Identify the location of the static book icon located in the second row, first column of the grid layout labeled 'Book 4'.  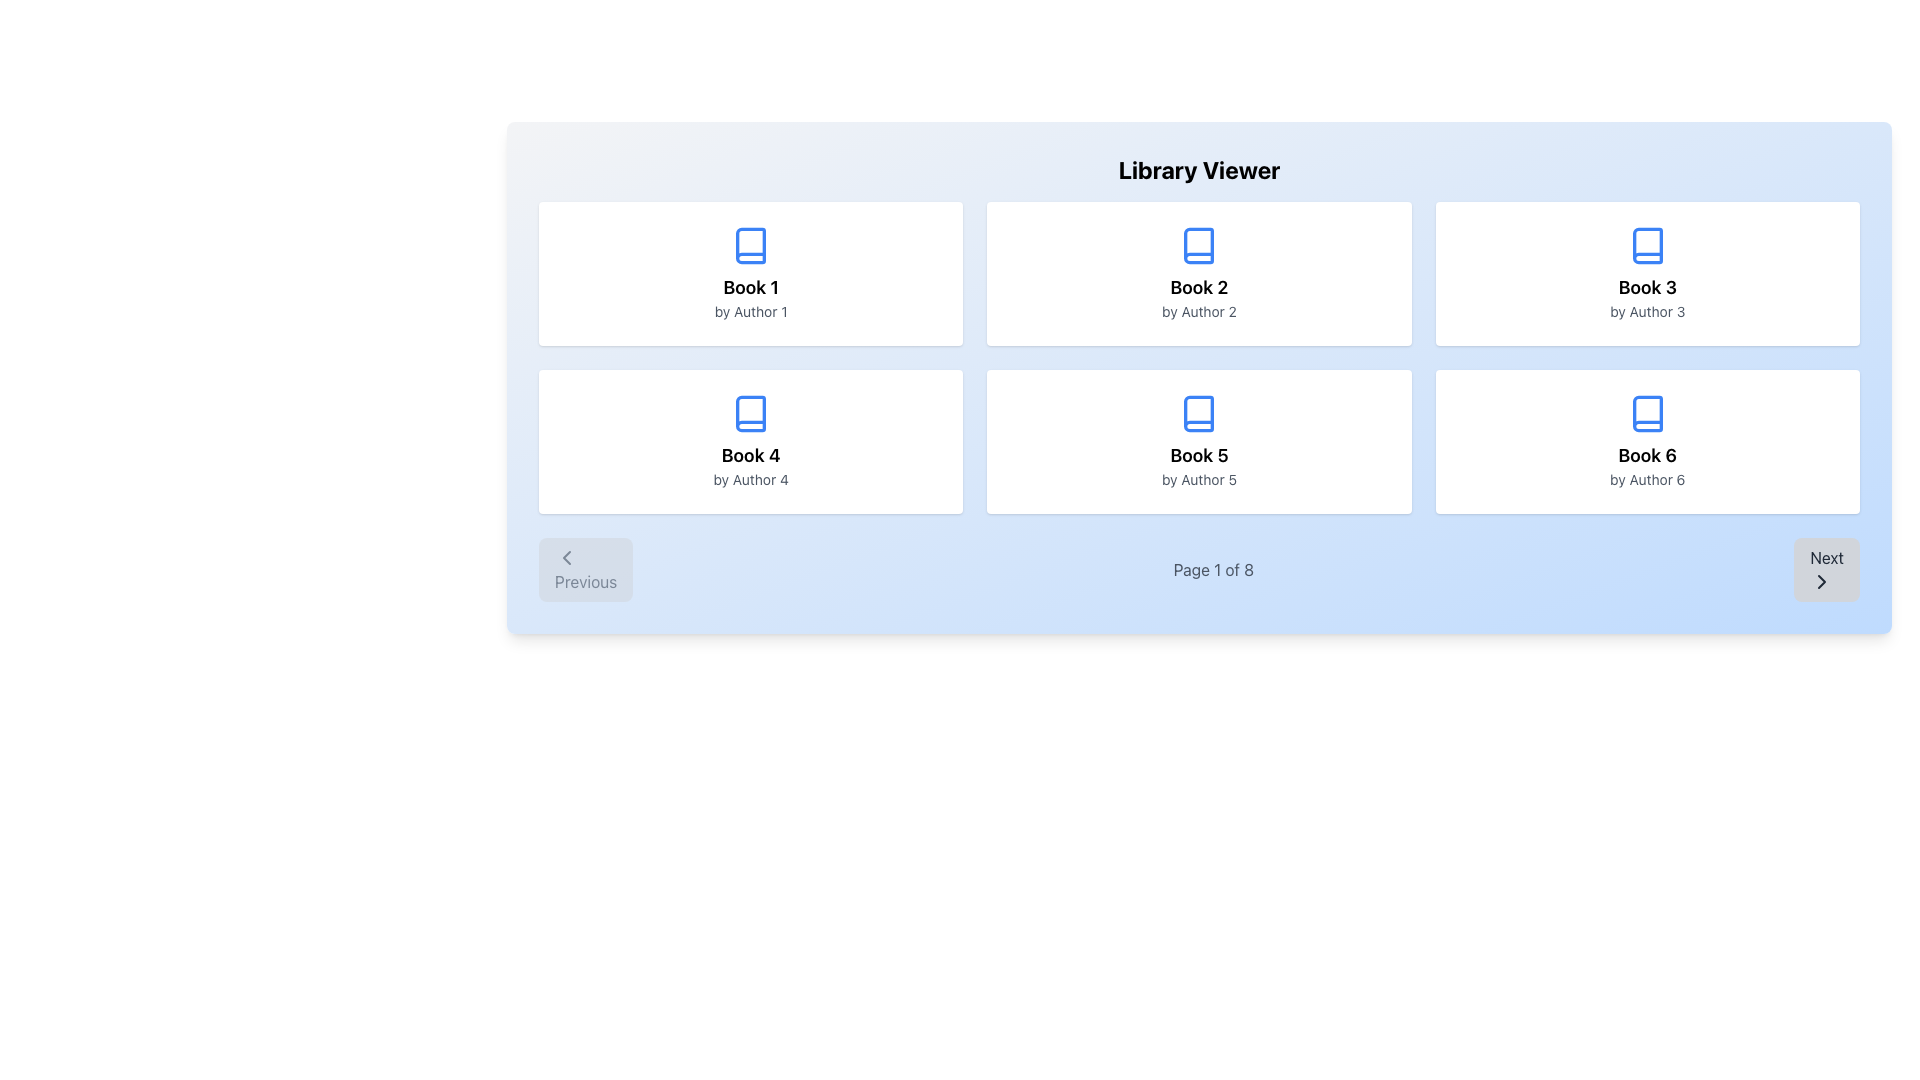
(750, 412).